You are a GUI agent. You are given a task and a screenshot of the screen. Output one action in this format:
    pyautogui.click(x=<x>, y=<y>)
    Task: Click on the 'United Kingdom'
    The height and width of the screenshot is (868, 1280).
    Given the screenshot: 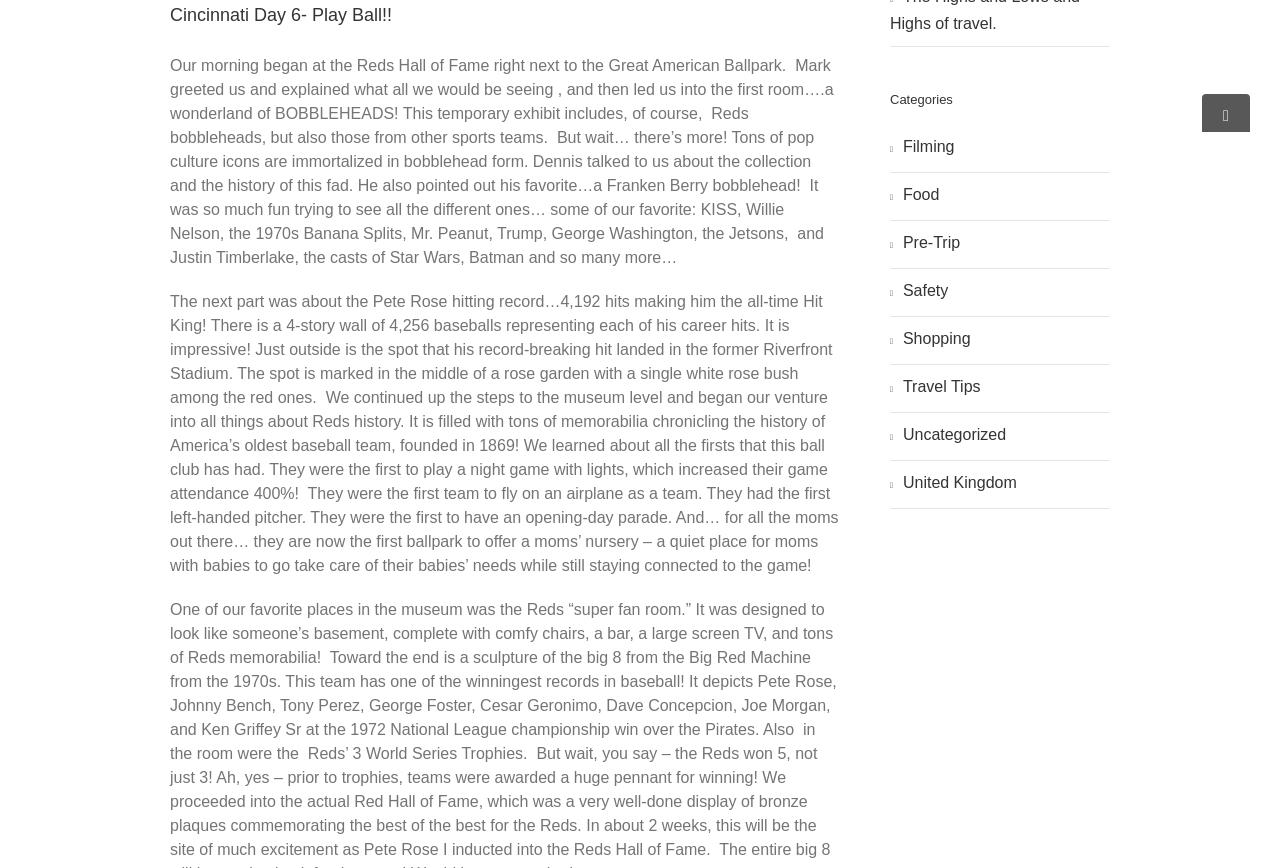 What is the action you would take?
    pyautogui.click(x=957, y=481)
    